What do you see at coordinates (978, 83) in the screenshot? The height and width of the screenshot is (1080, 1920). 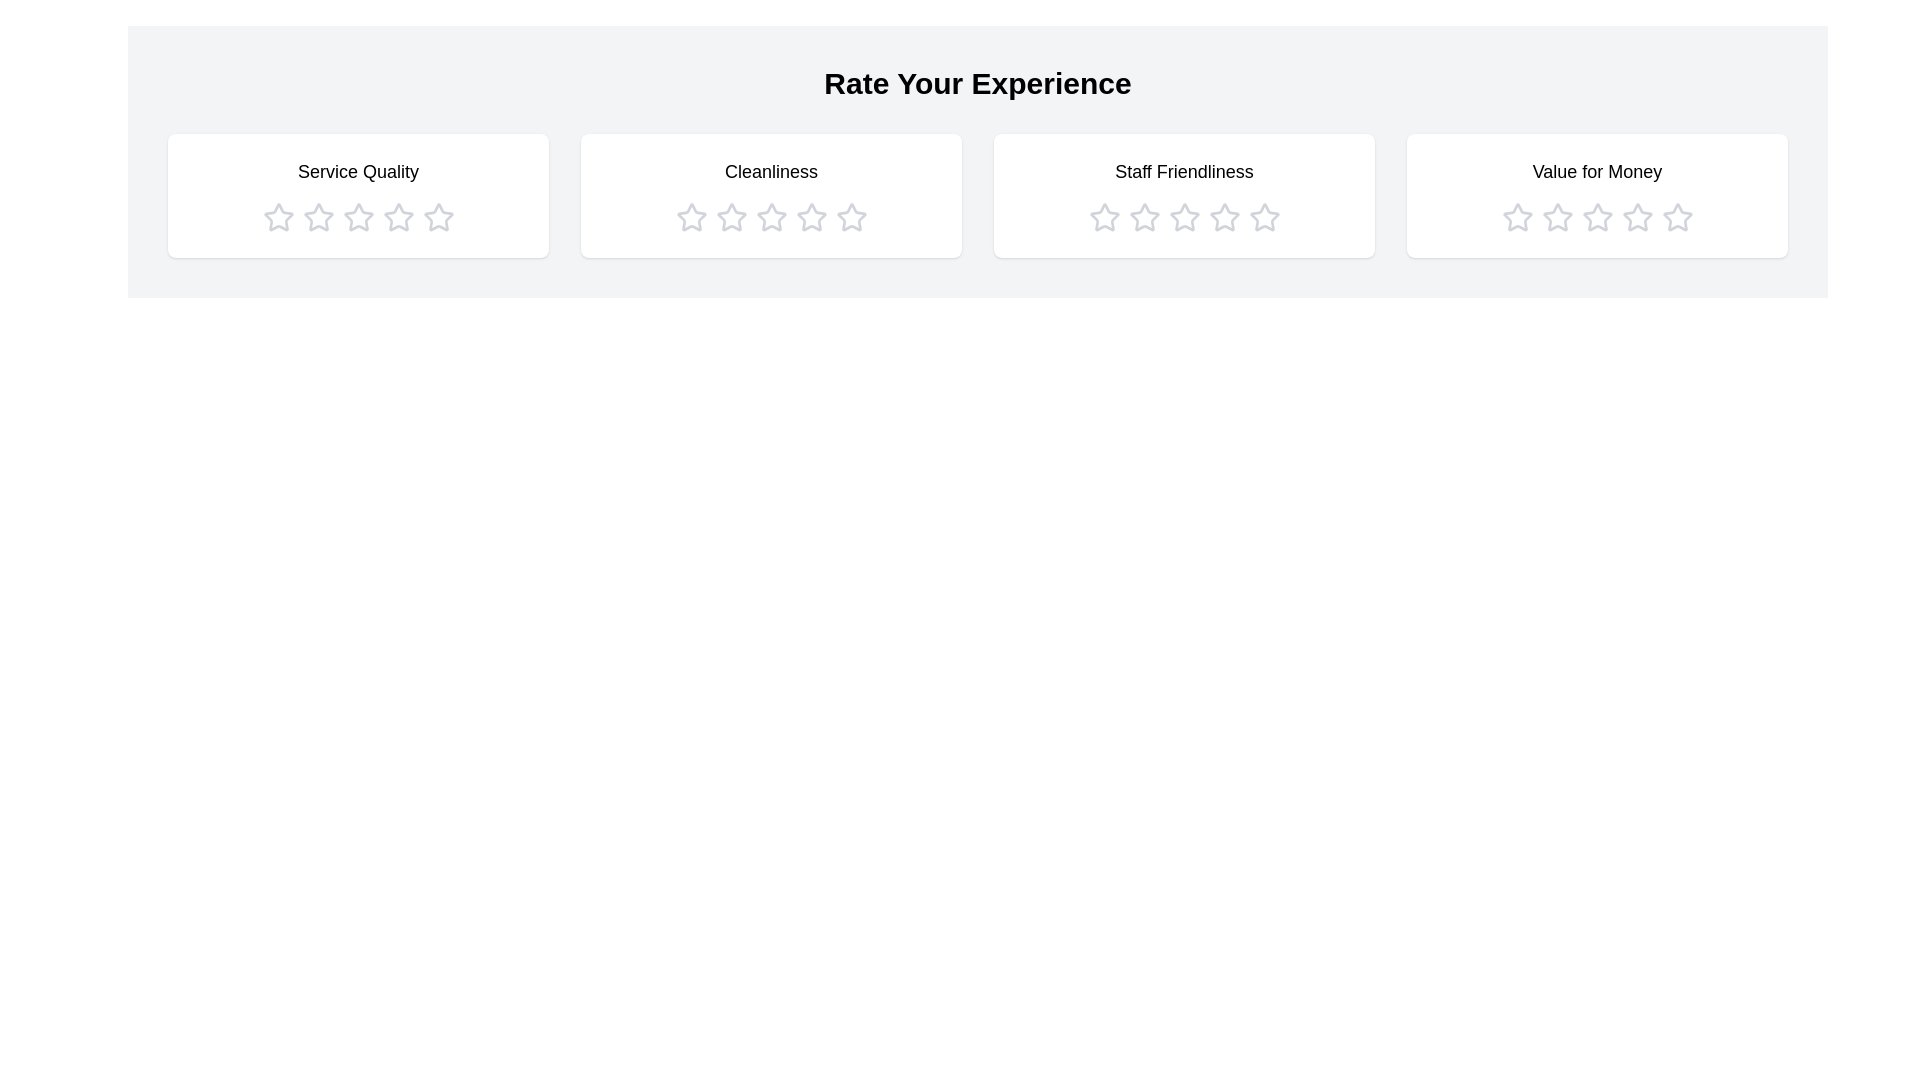 I see `the header text 'Rate Your Experience' to simulate reading it` at bounding box center [978, 83].